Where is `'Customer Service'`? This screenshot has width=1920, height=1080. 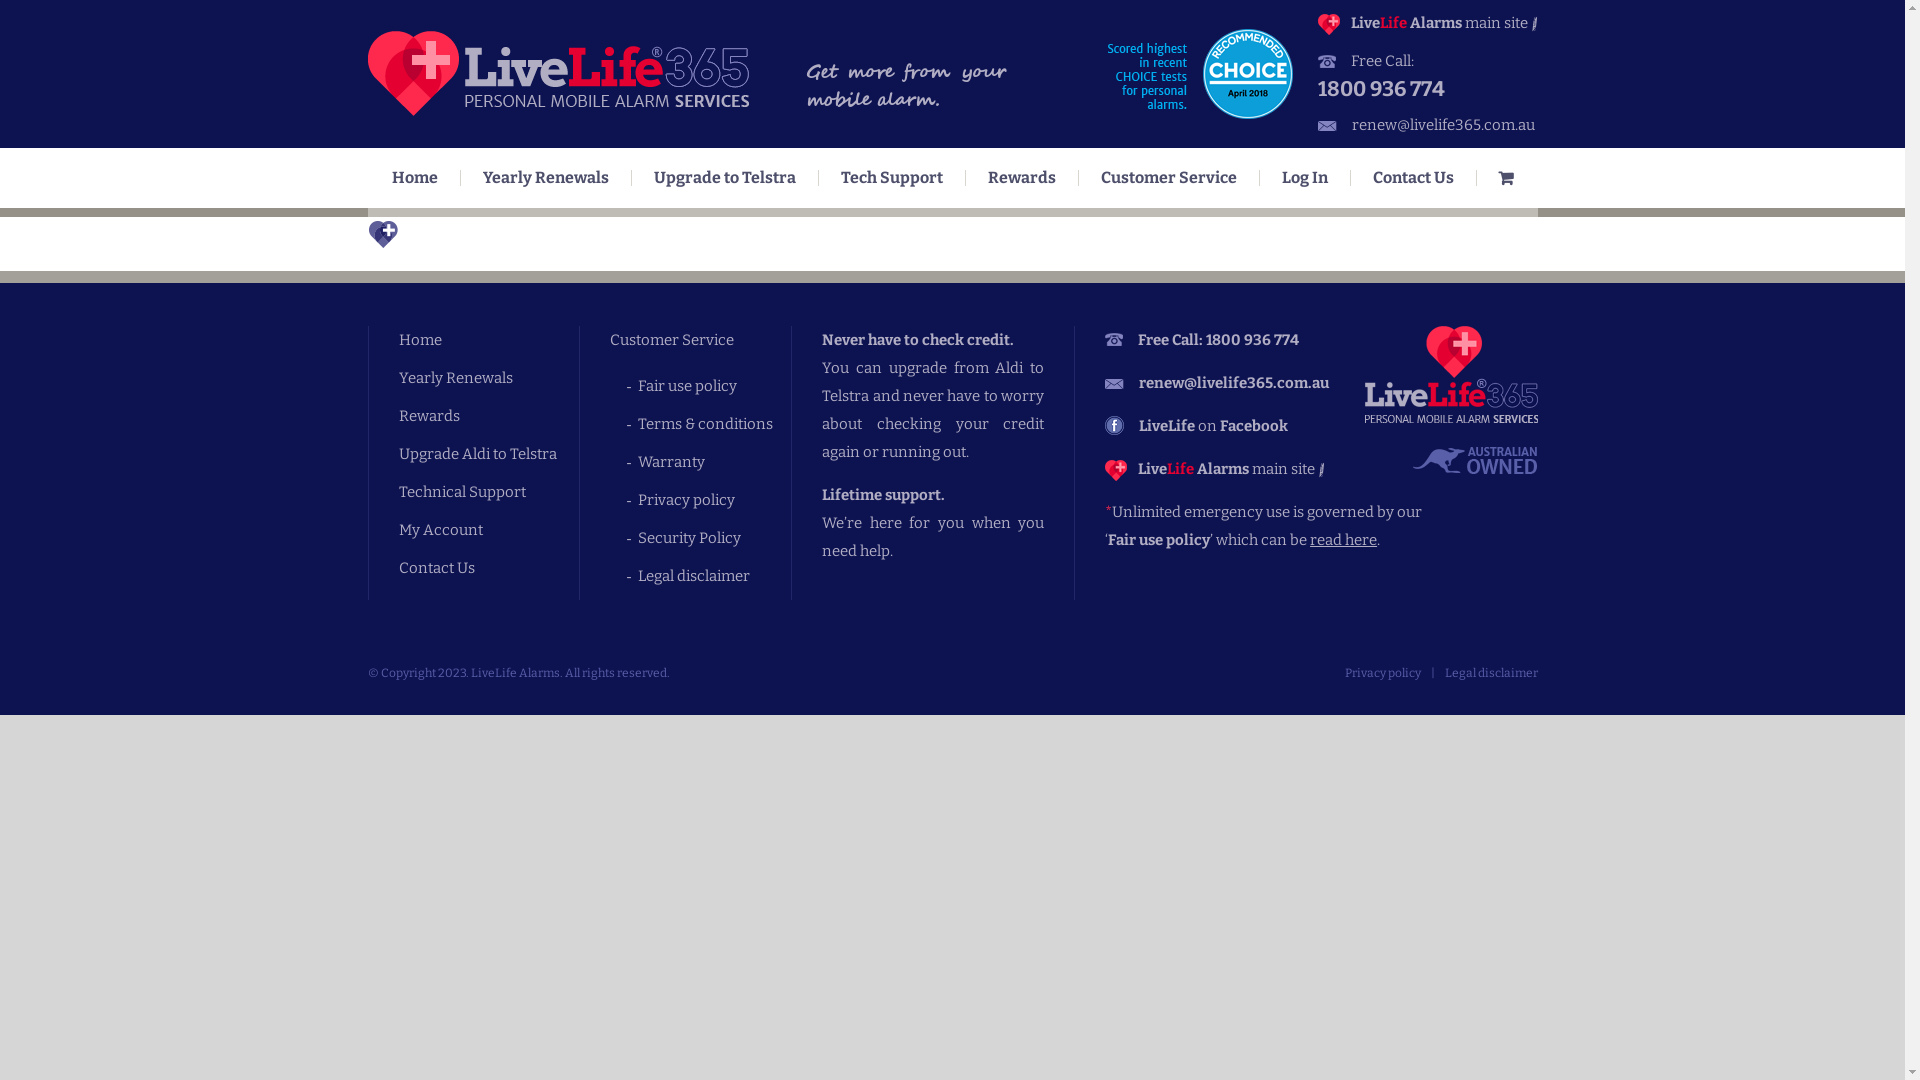 'Customer Service' is located at coordinates (608, 338).